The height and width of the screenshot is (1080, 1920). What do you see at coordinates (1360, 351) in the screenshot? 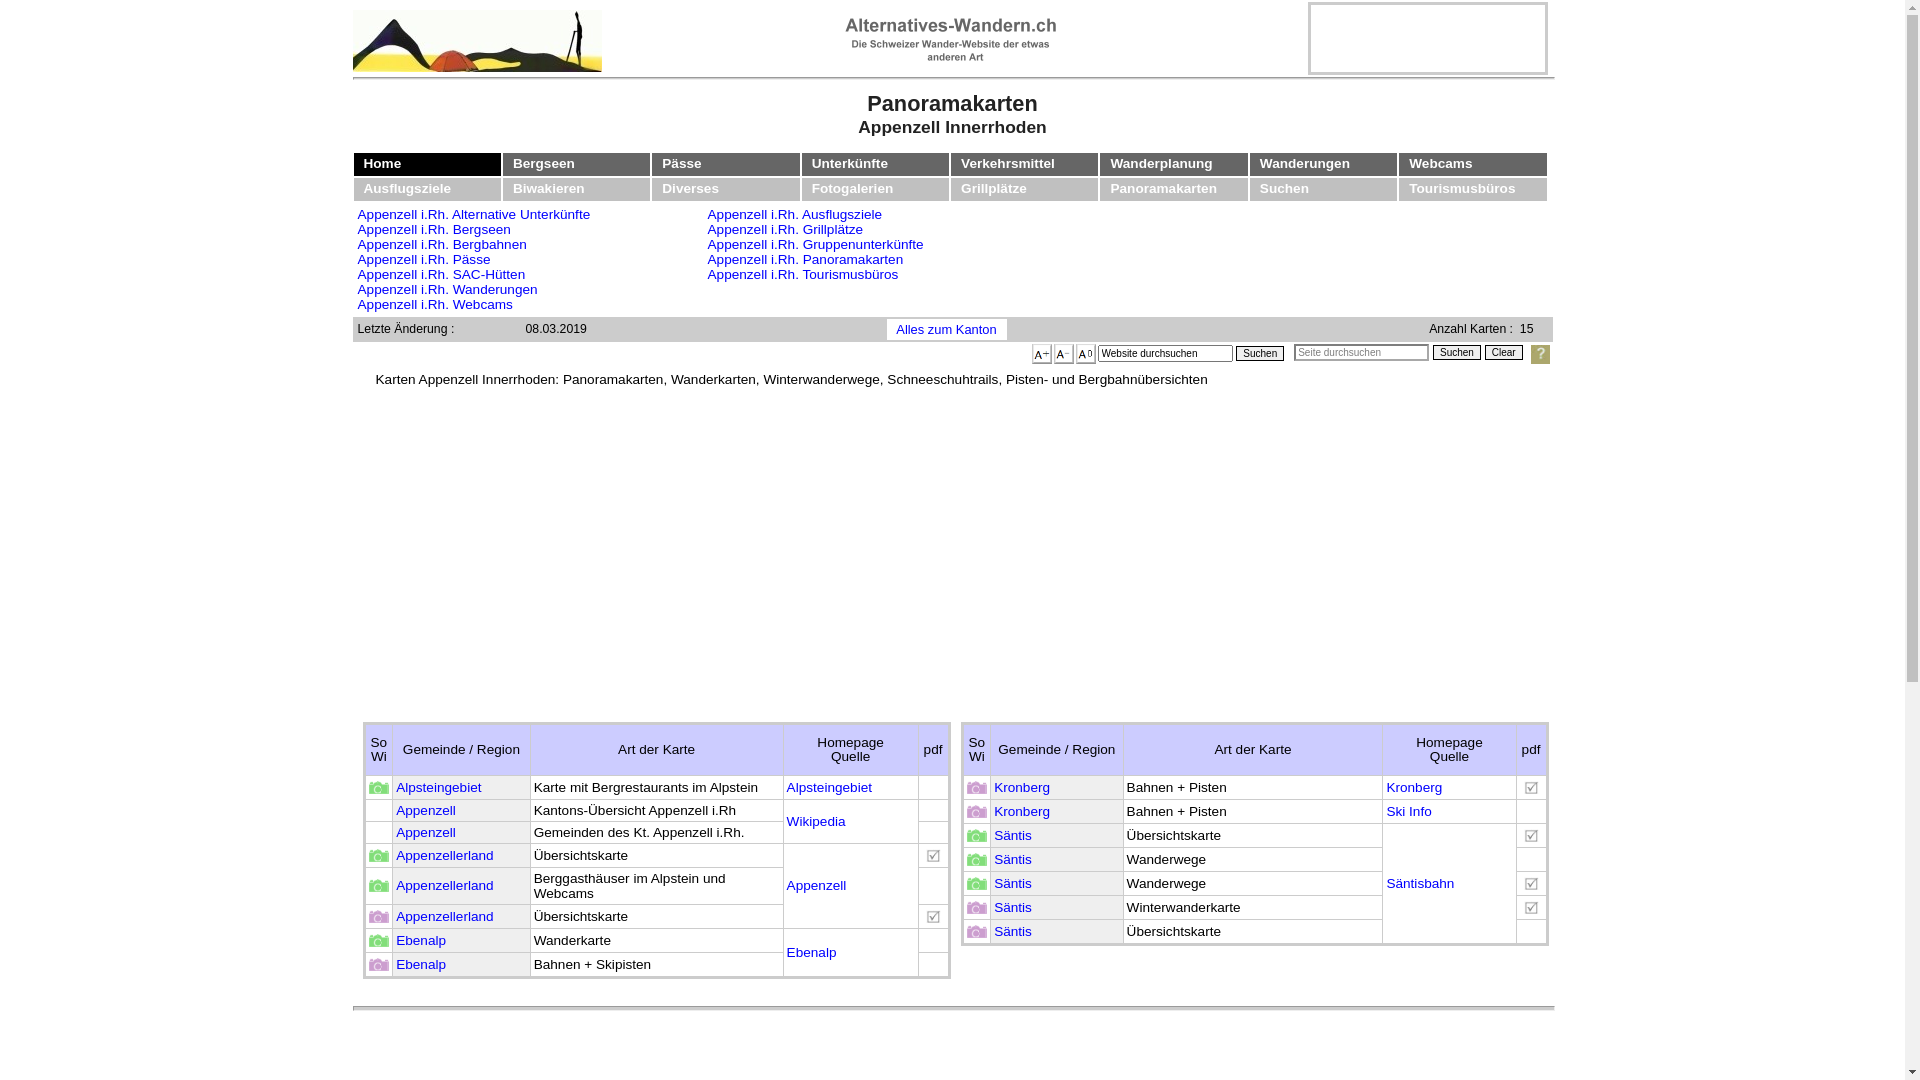
I see `'Suchen auf dieser Seite'` at bounding box center [1360, 351].